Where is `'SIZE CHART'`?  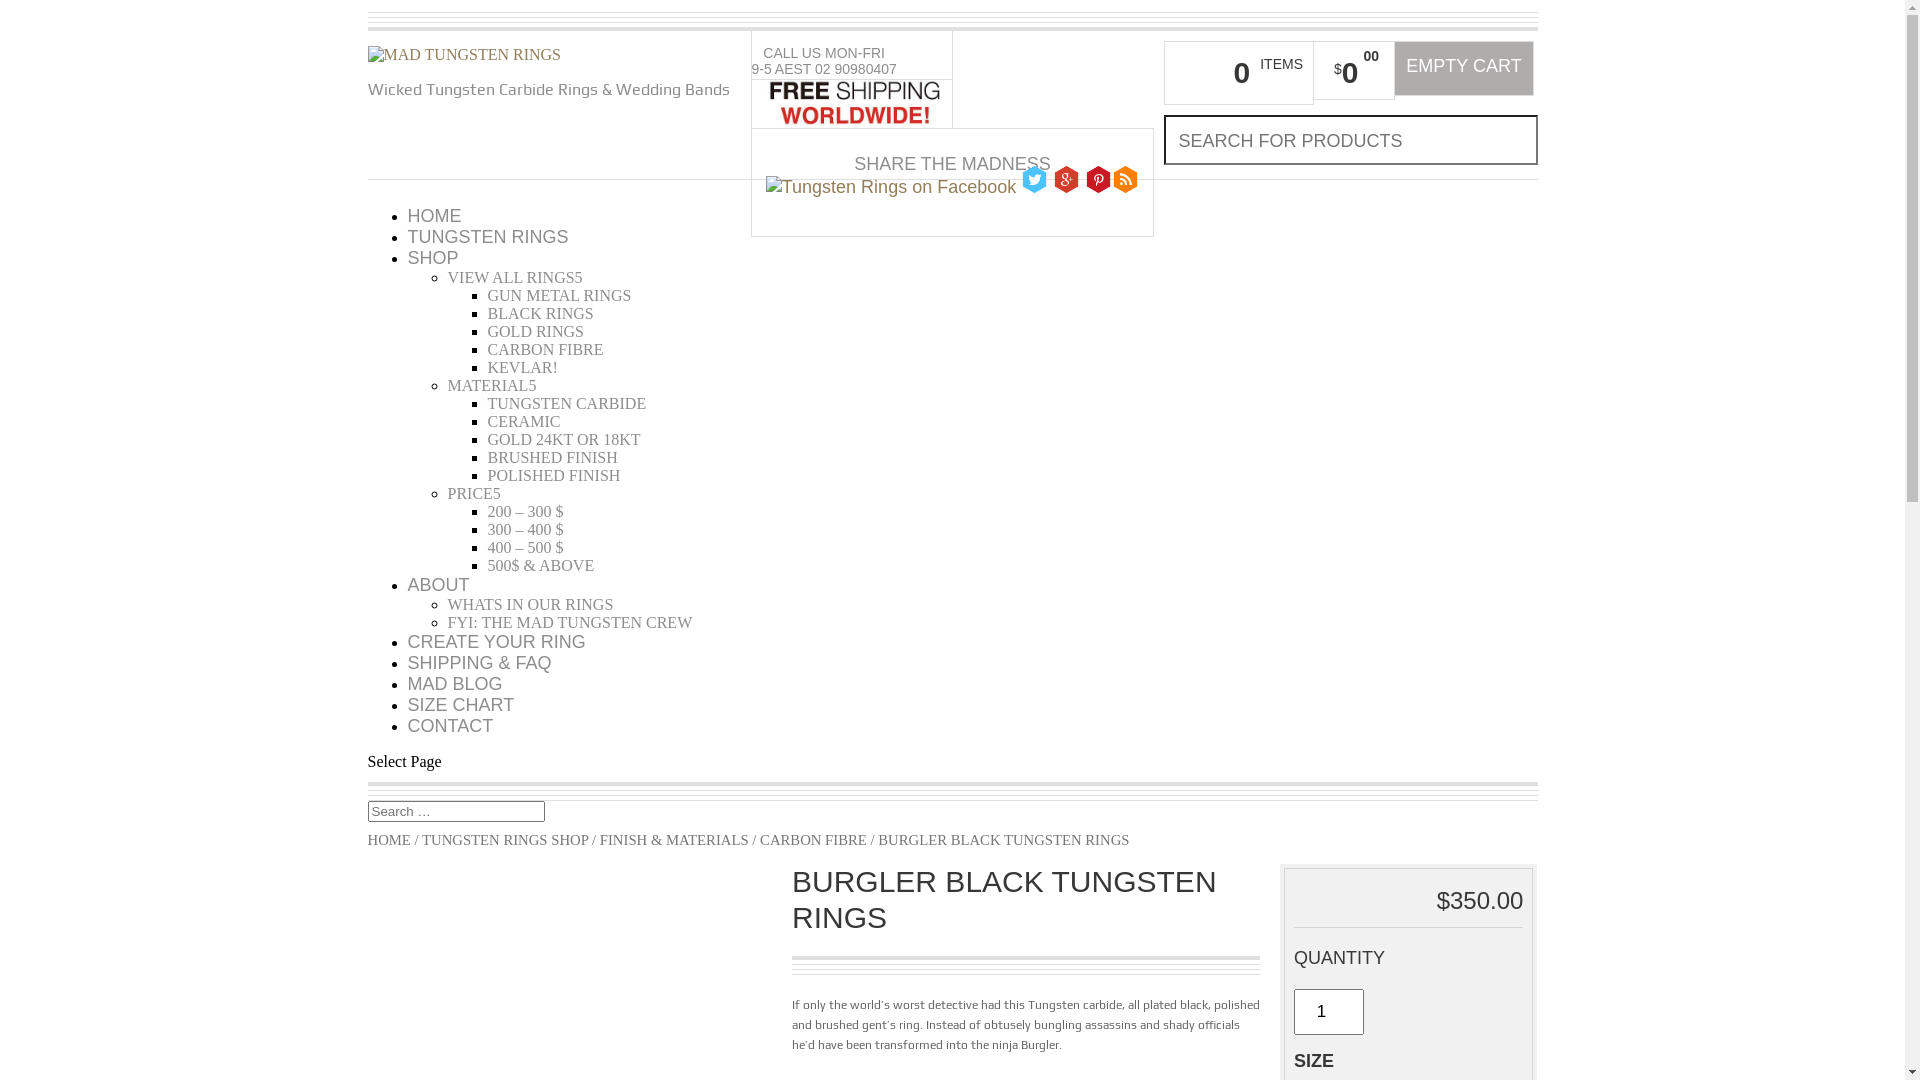
'SIZE CHART' is located at coordinates (460, 704).